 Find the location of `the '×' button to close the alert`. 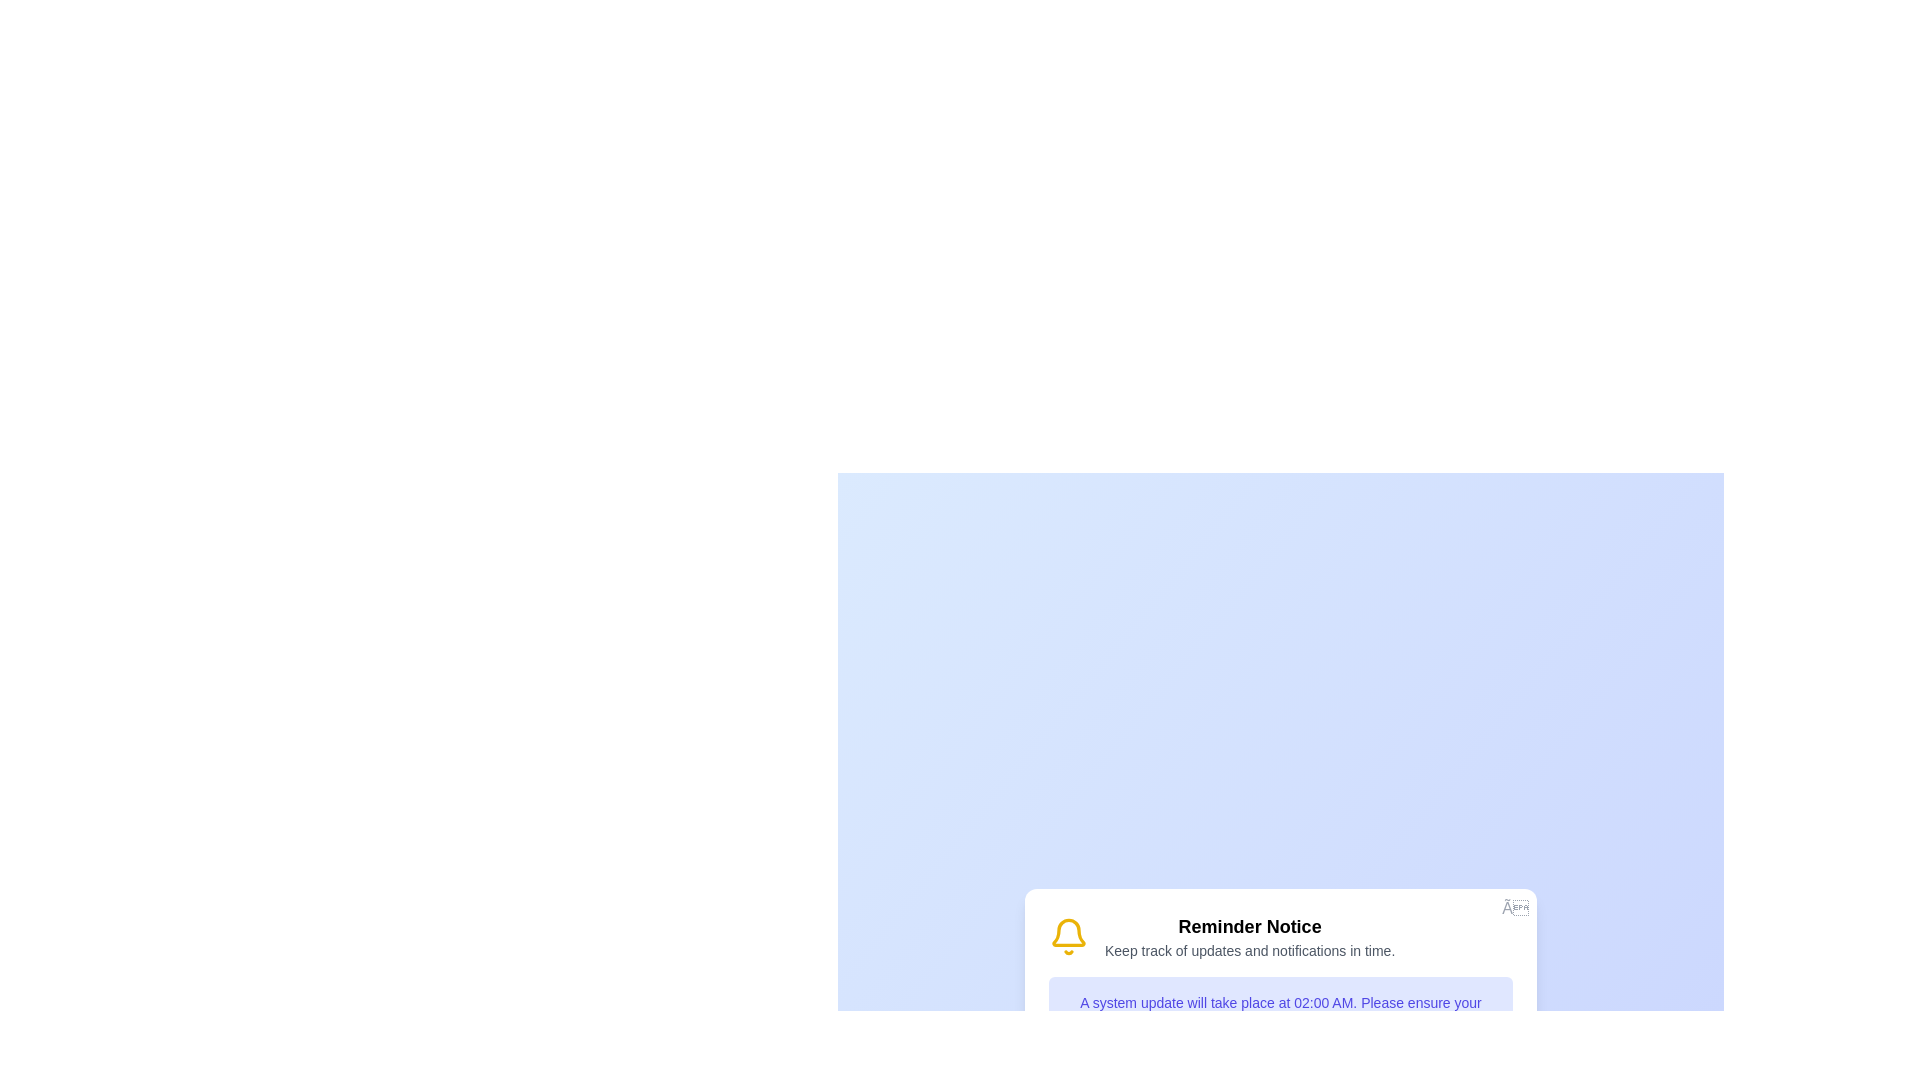

the '×' button to close the alert is located at coordinates (1515, 909).